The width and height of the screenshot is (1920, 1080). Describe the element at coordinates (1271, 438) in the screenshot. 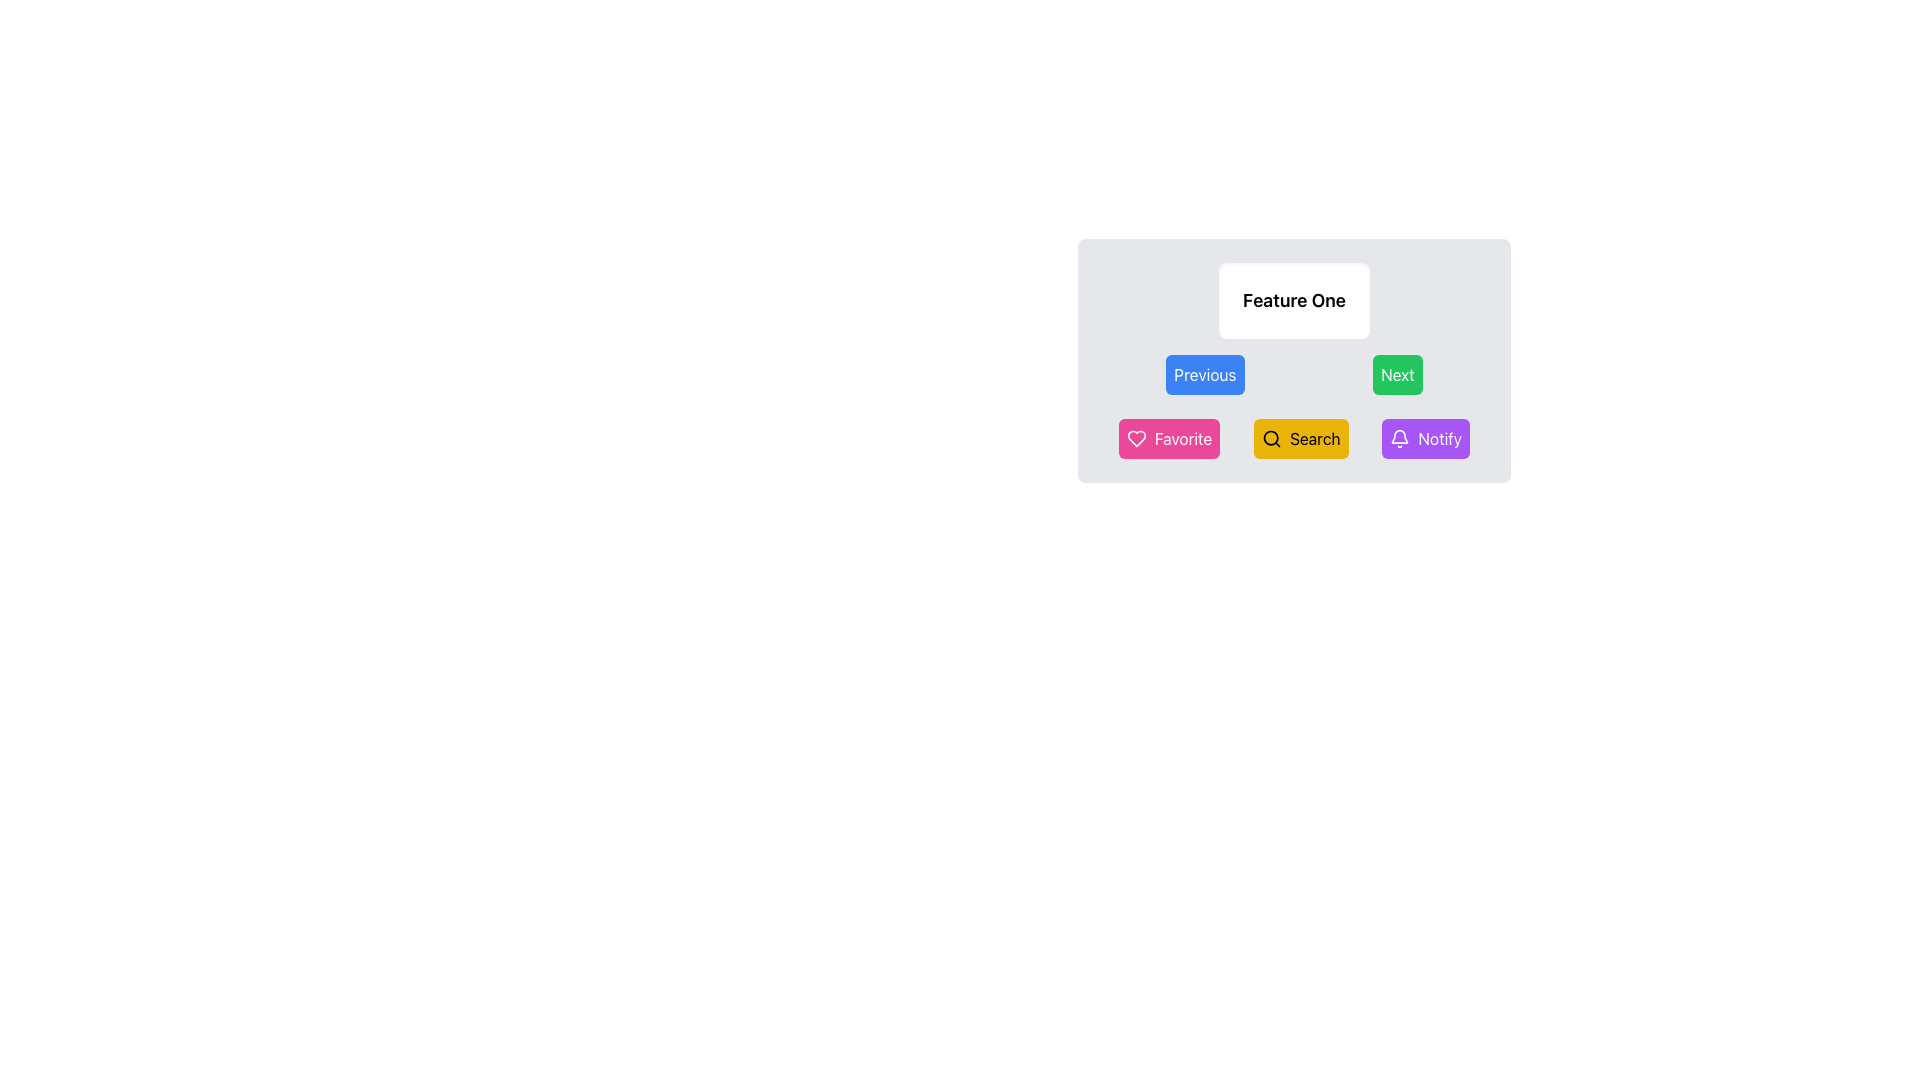

I see `the yellow 'Search' button containing the magnifying glass icon` at that location.